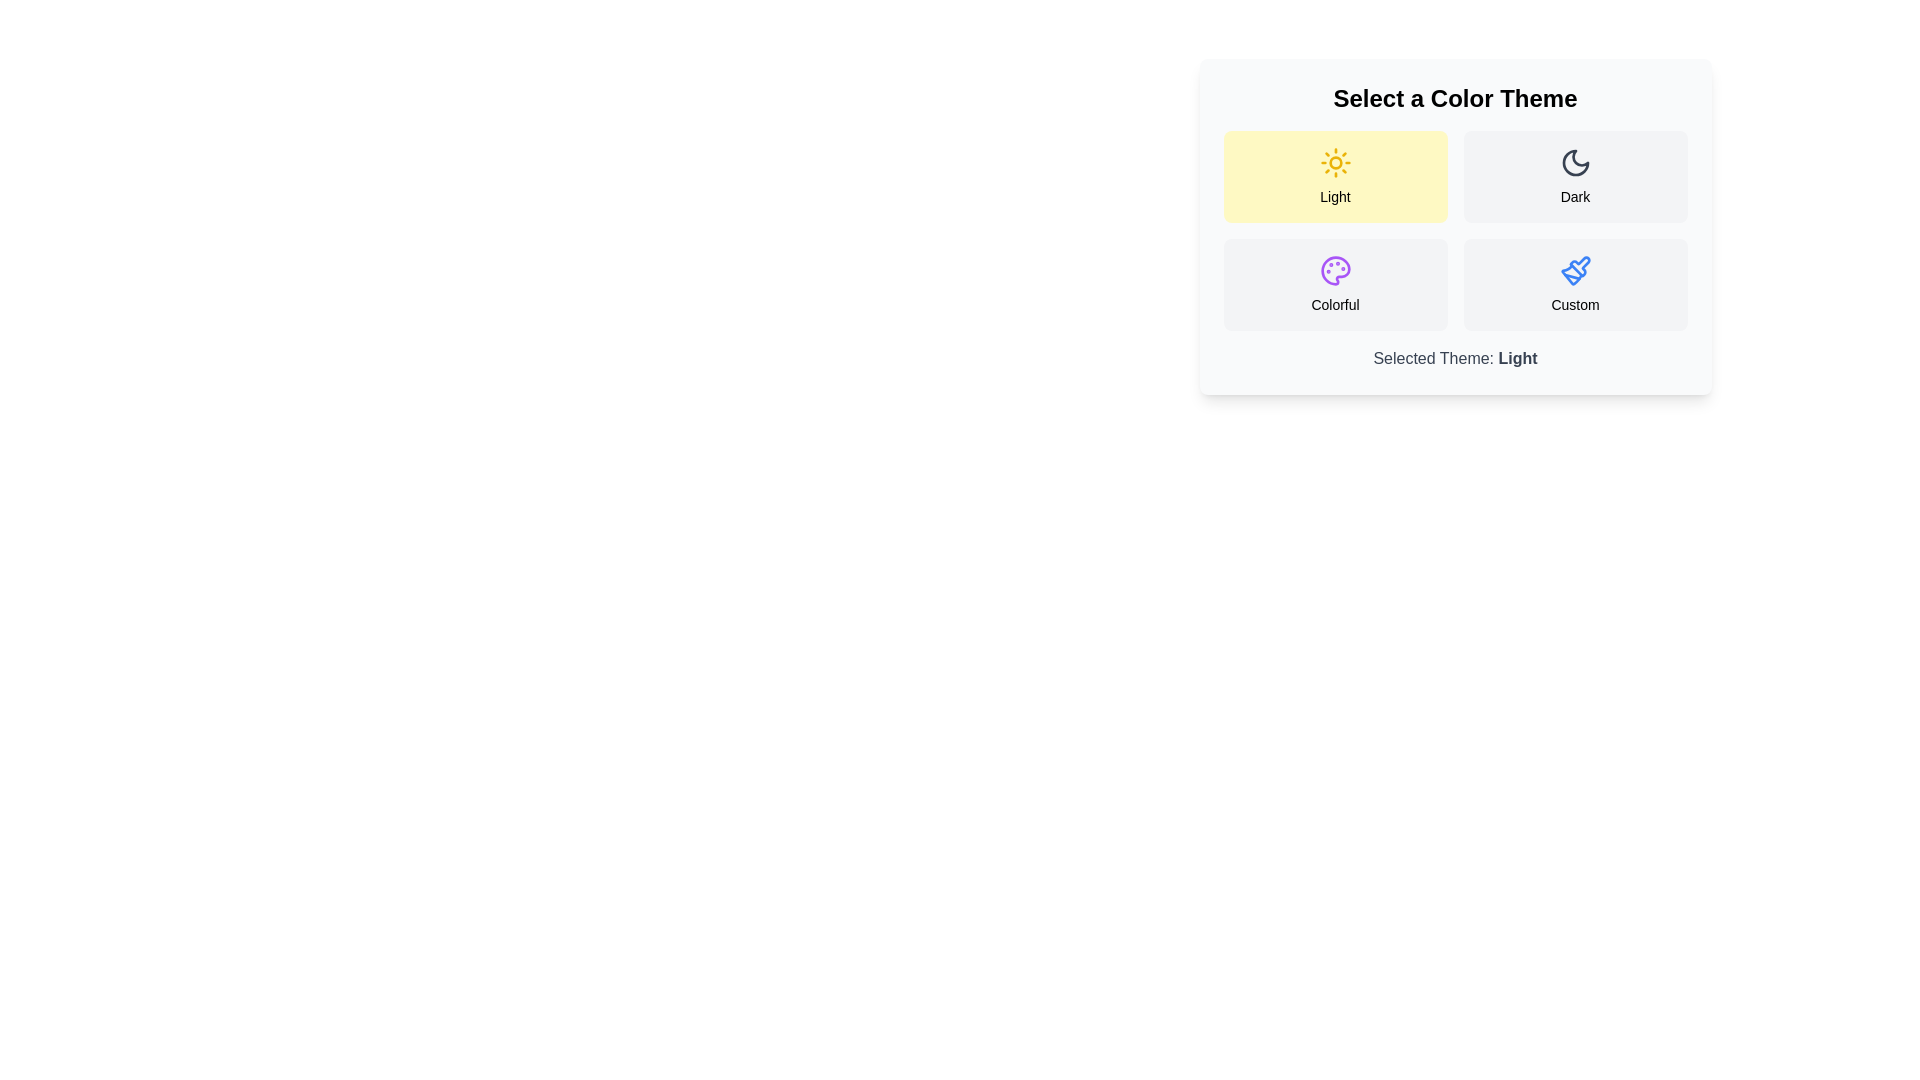  Describe the element at coordinates (1574, 176) in the screenshot. I see `the theme Dark by clicking its button` at that location.